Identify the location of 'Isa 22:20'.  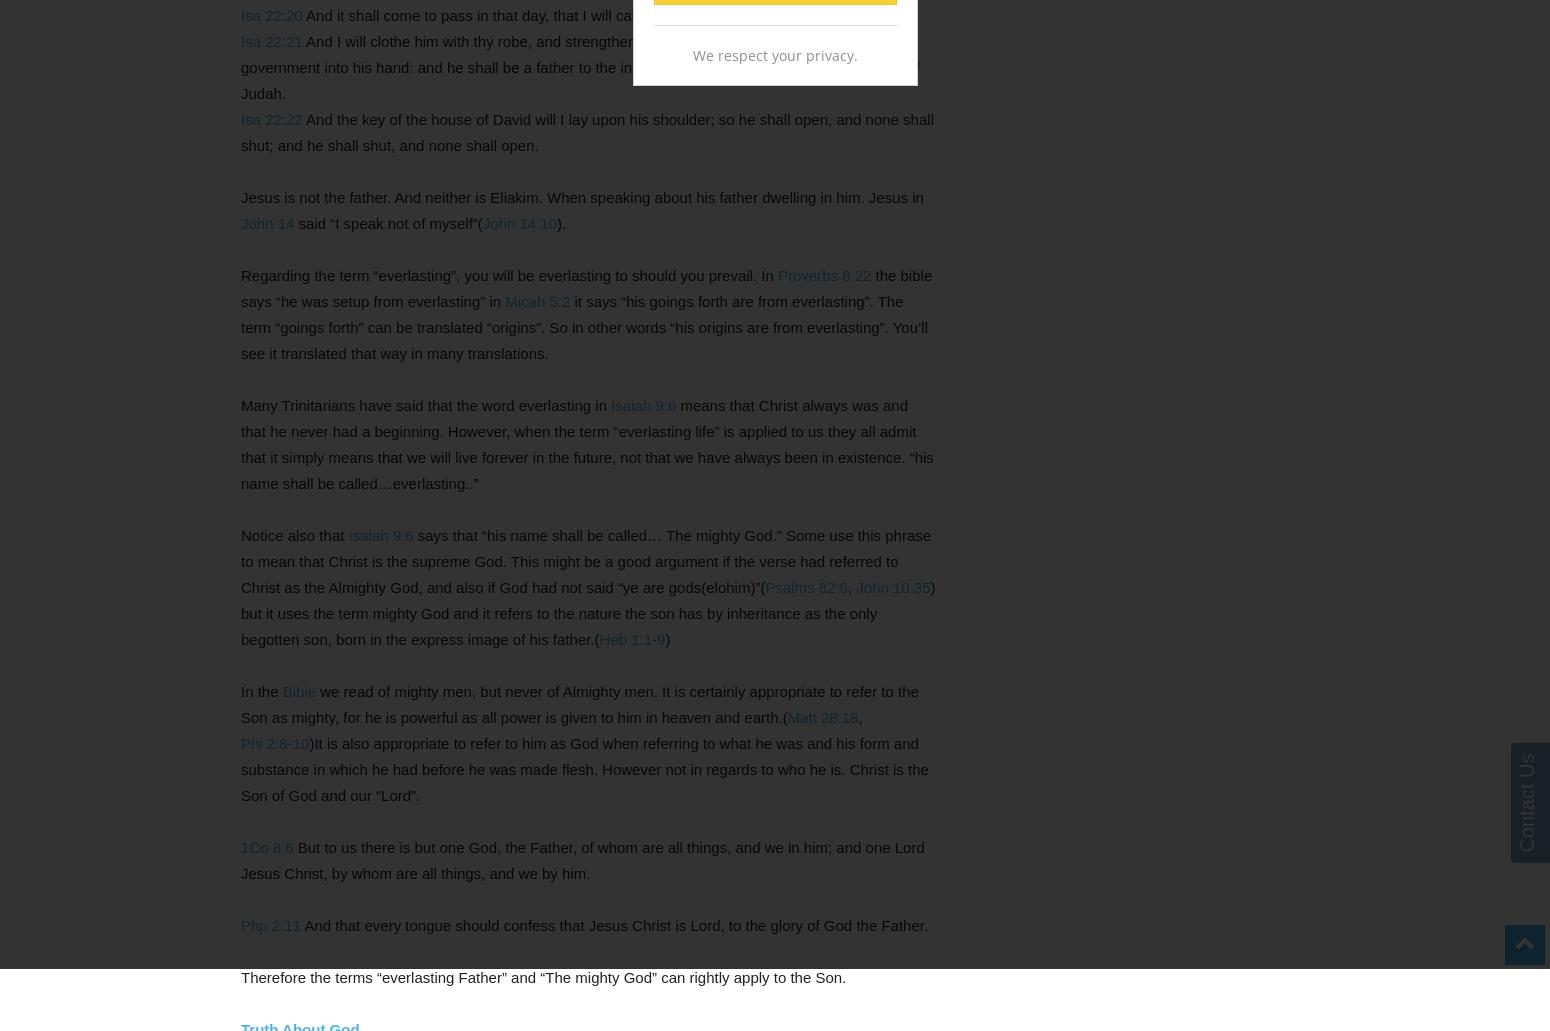
(271, 15).